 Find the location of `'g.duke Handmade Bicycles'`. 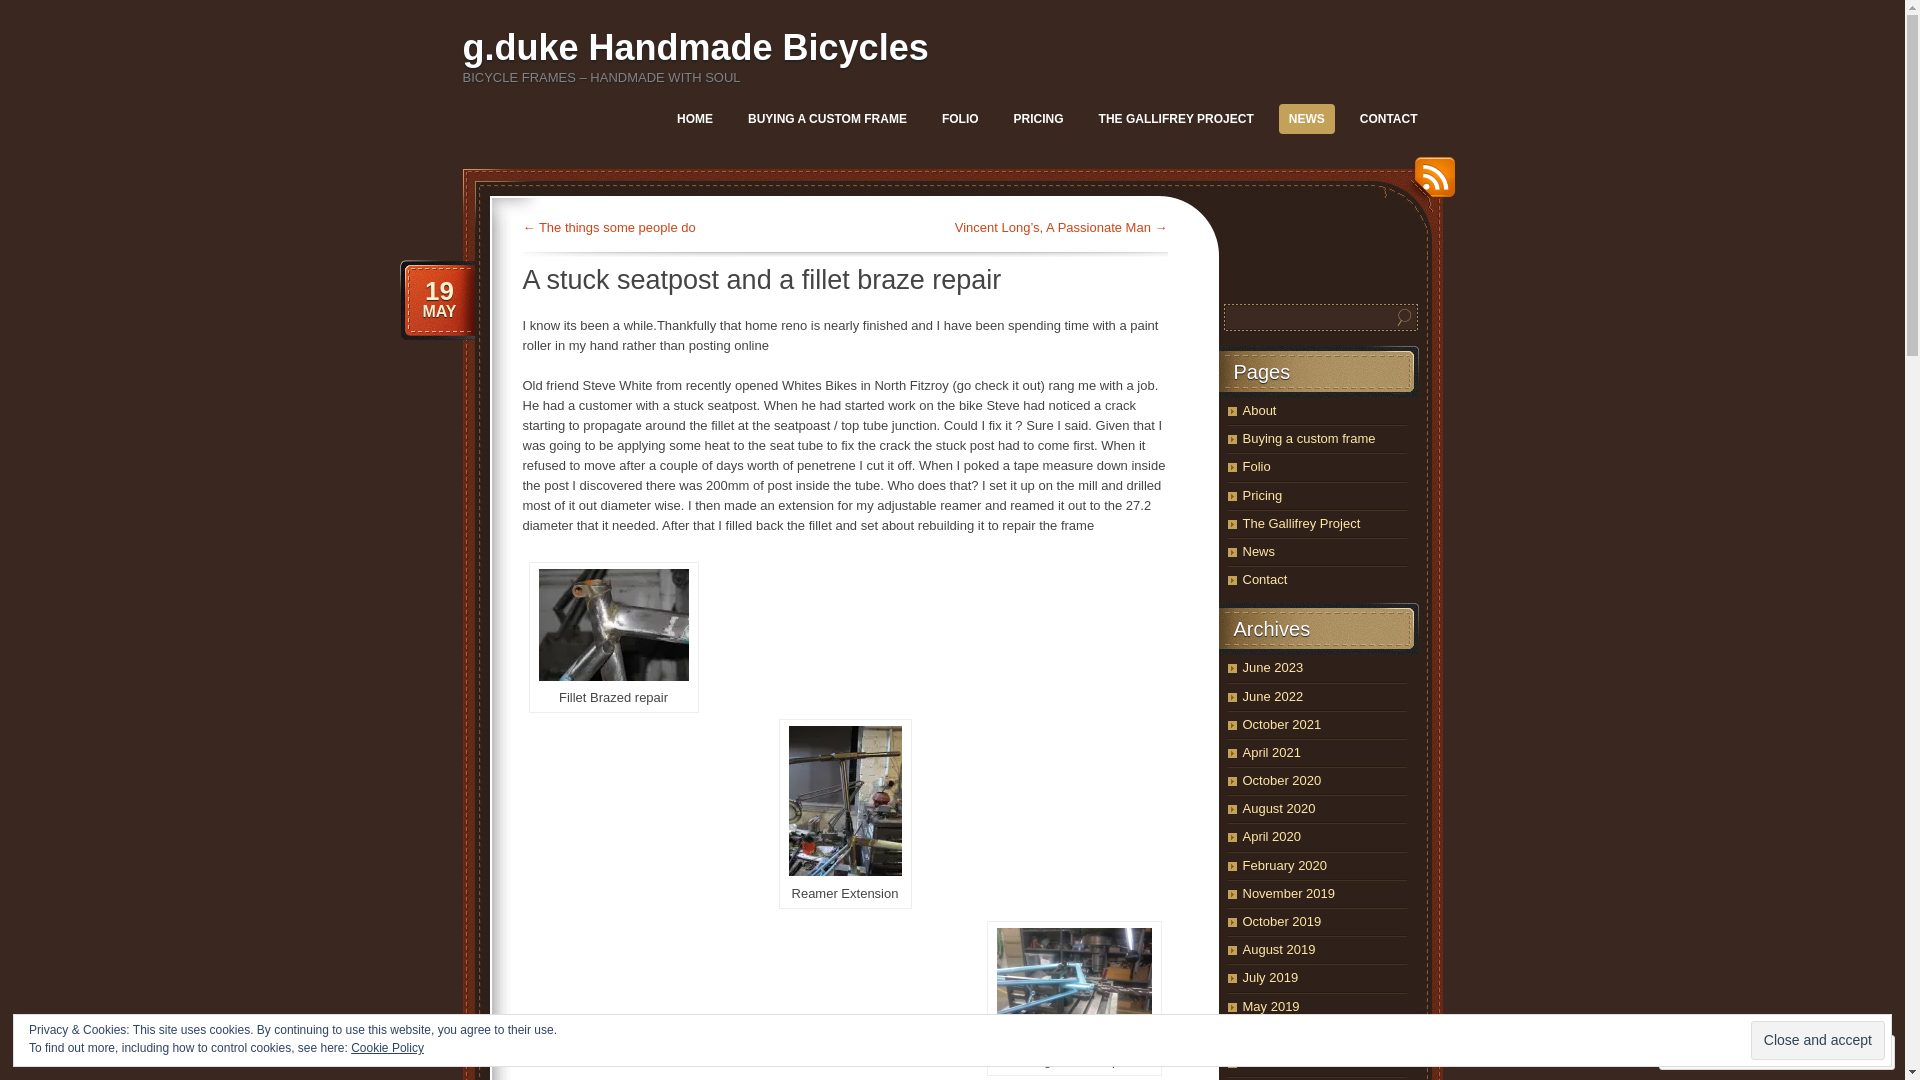

'g.duke Handmade Bicycles' is located at coordinates (695, 46).